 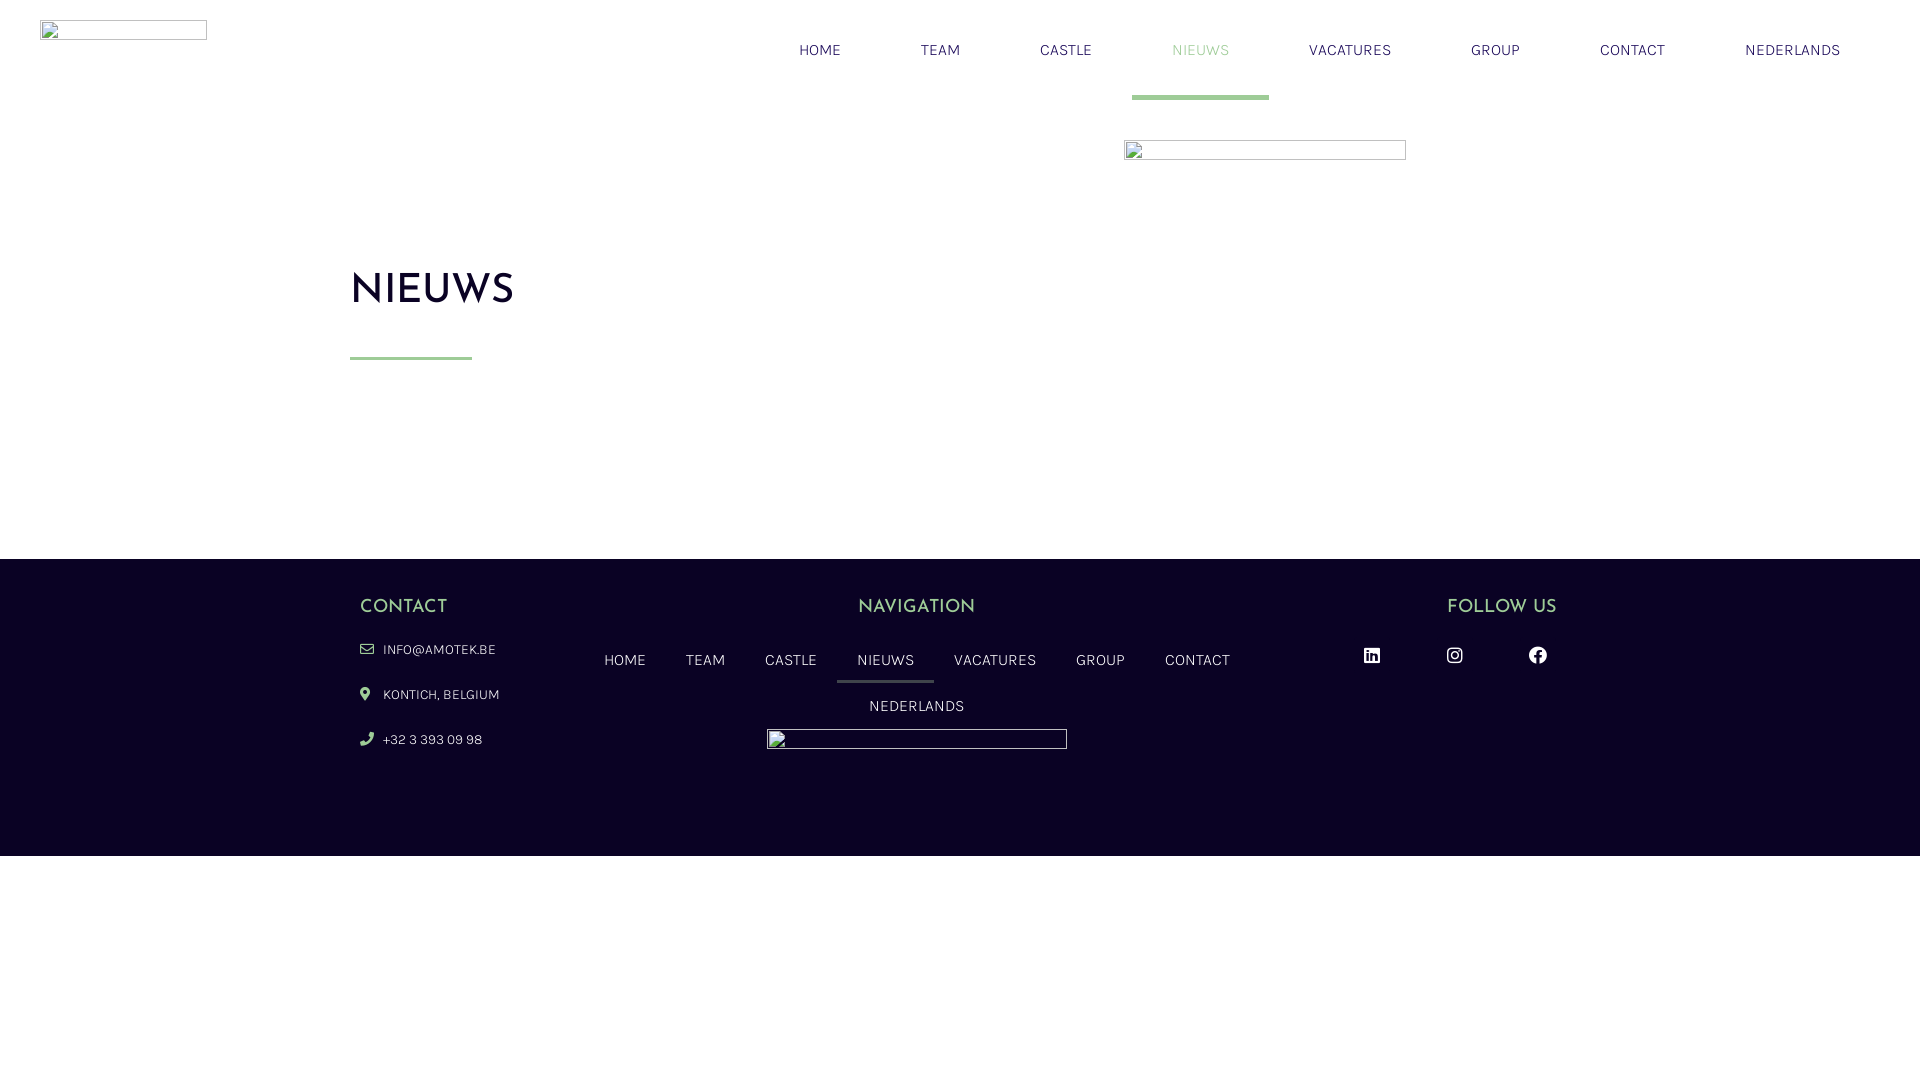 What do you see at coordinates (1632, 49) in the screenshot?
I see `'CONTACT'` at bounding box center [1632, 49].